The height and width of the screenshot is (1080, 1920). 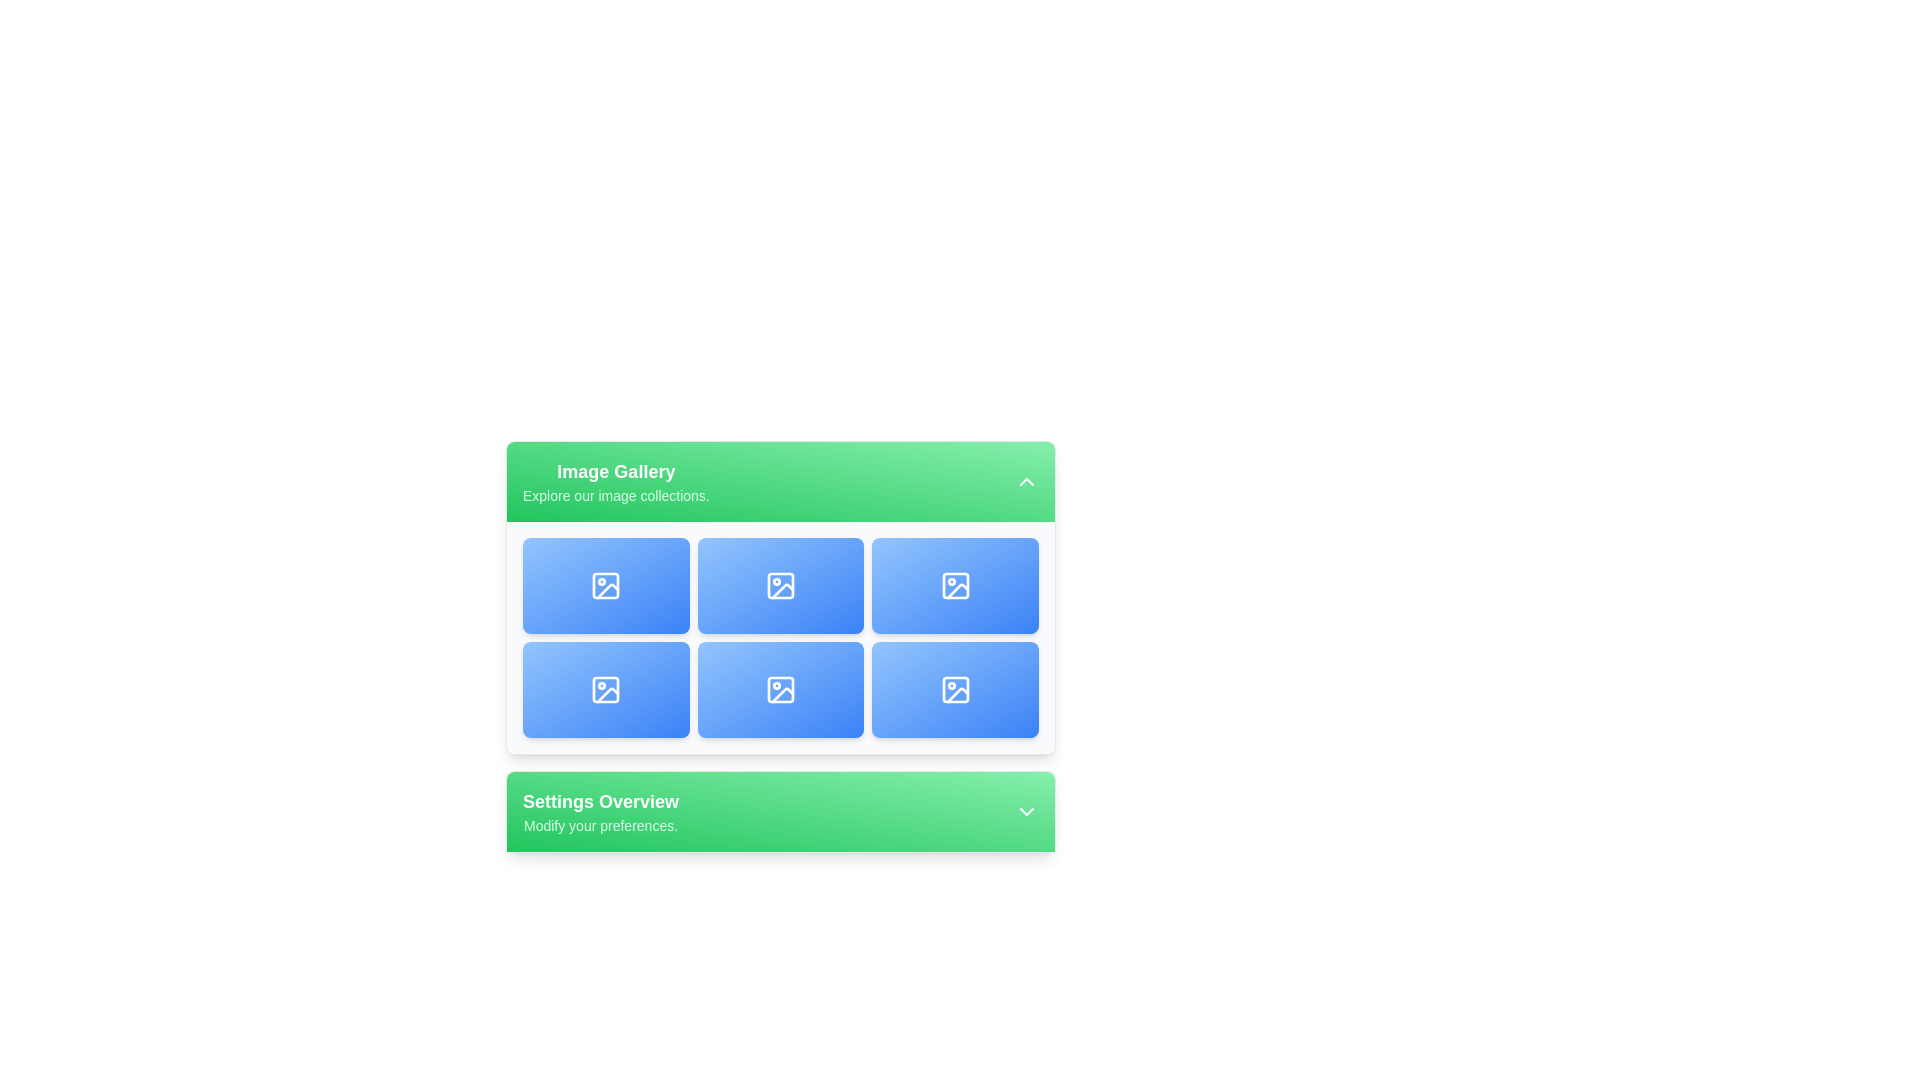 I want to click on the image icon pictogram, which is styled with a white stroke on a blue background, located in the second row, third column of the 'Image Gallery' section, so click(x=780, y=689).